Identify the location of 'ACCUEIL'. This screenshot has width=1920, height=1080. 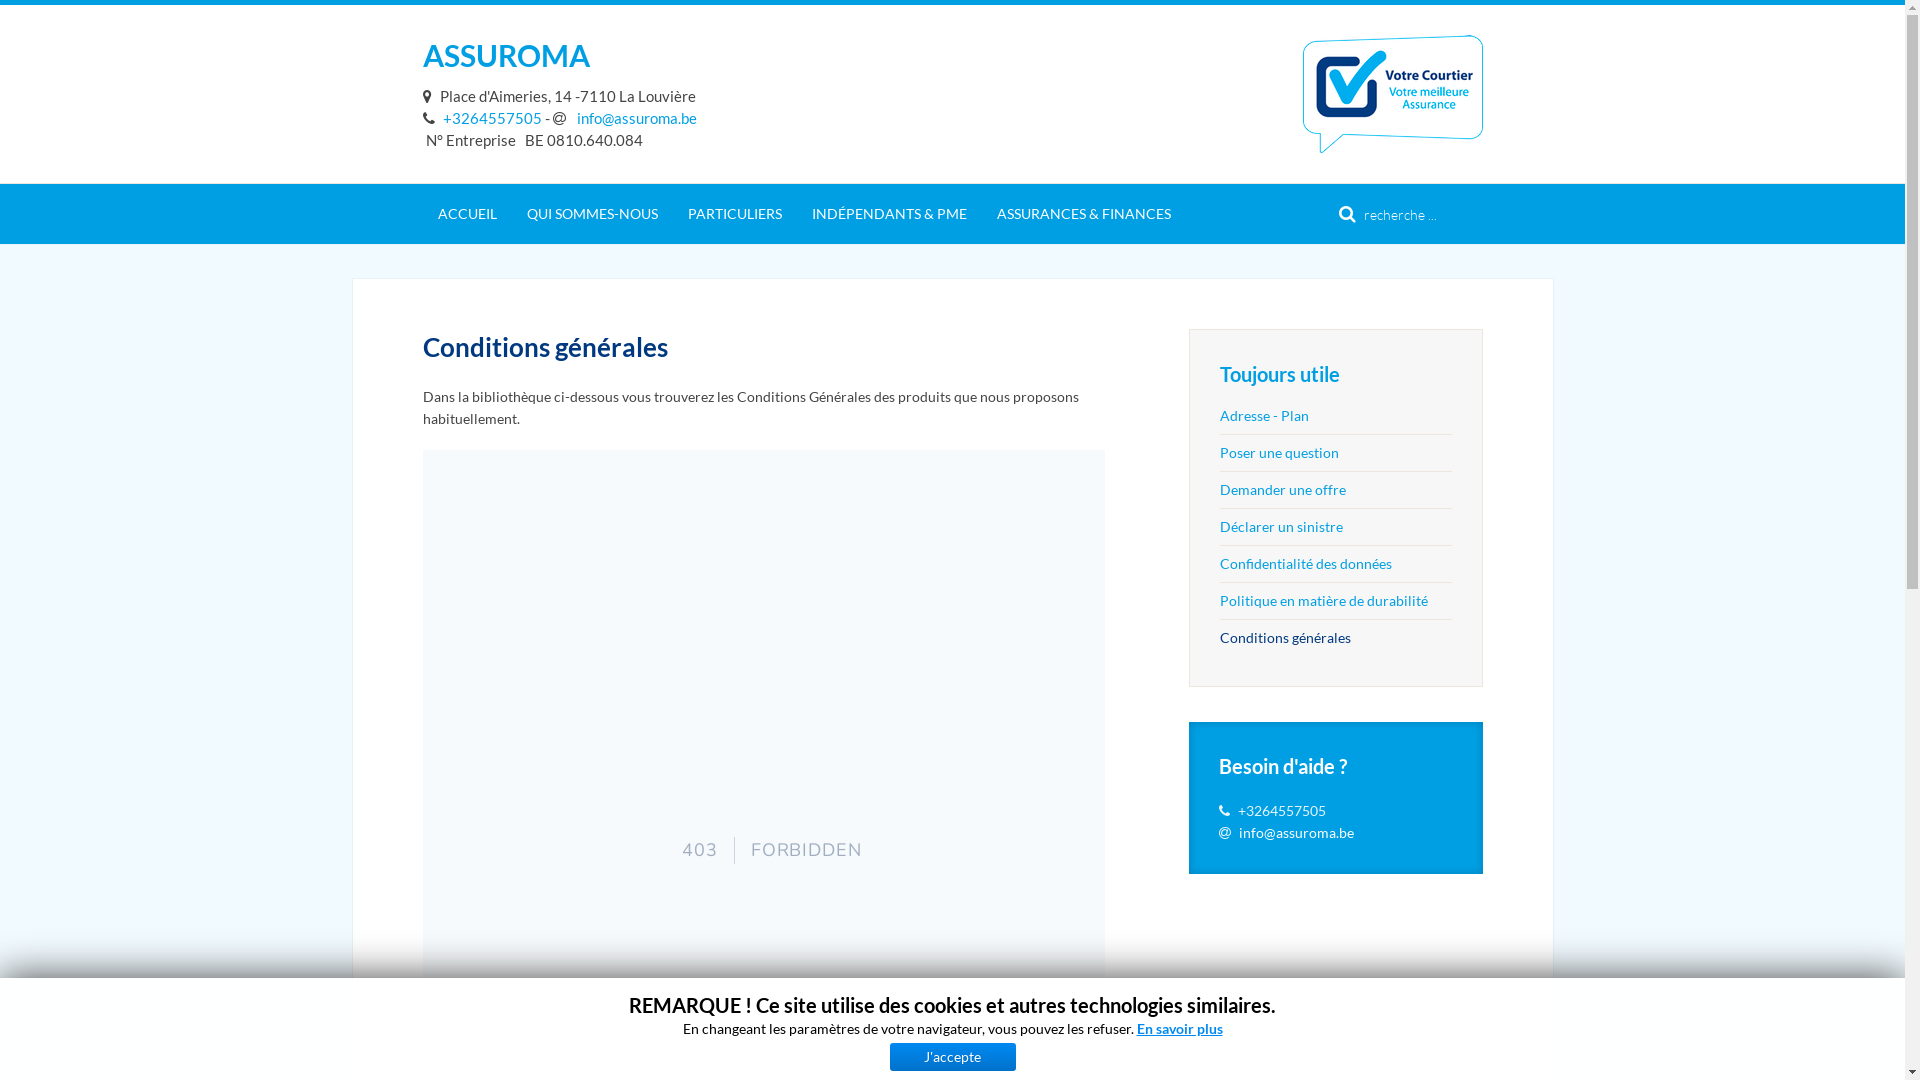
(465, 213).